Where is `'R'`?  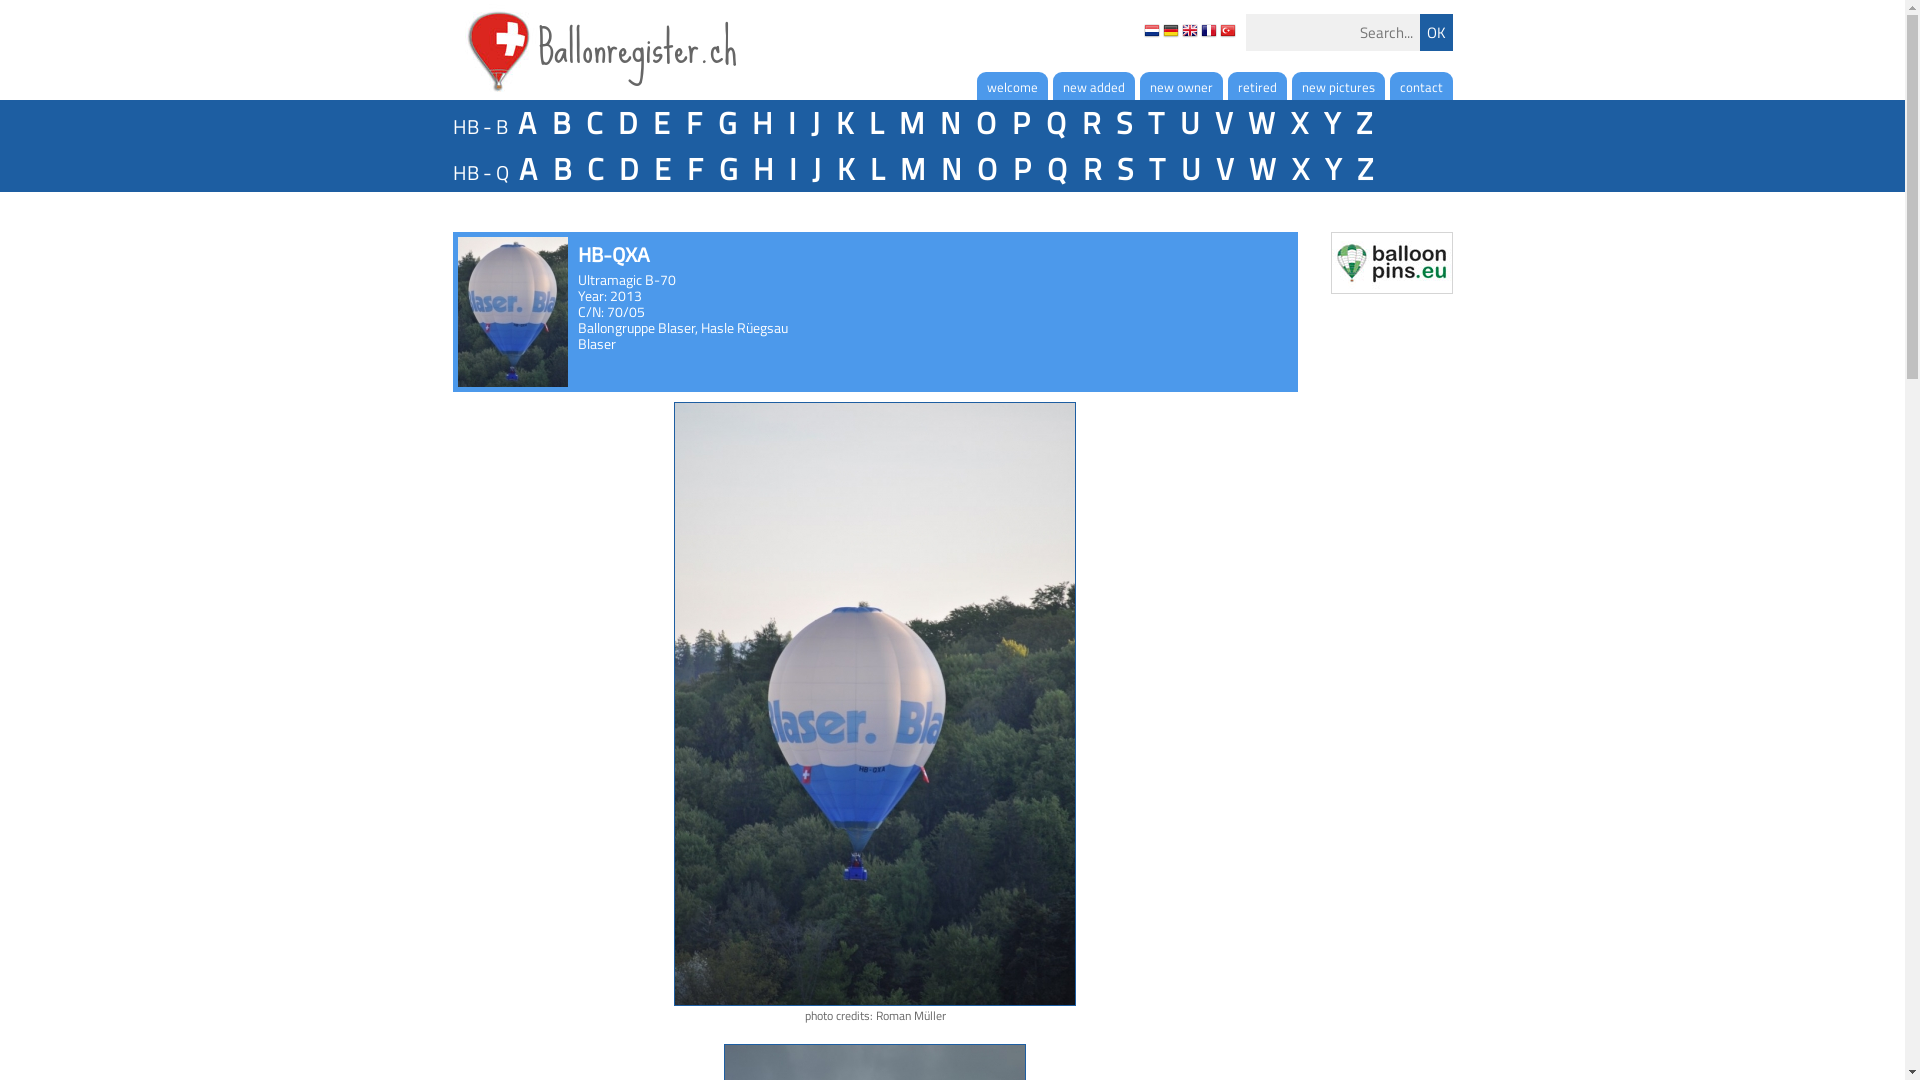
'R' is located at coordinates (1089, 123).